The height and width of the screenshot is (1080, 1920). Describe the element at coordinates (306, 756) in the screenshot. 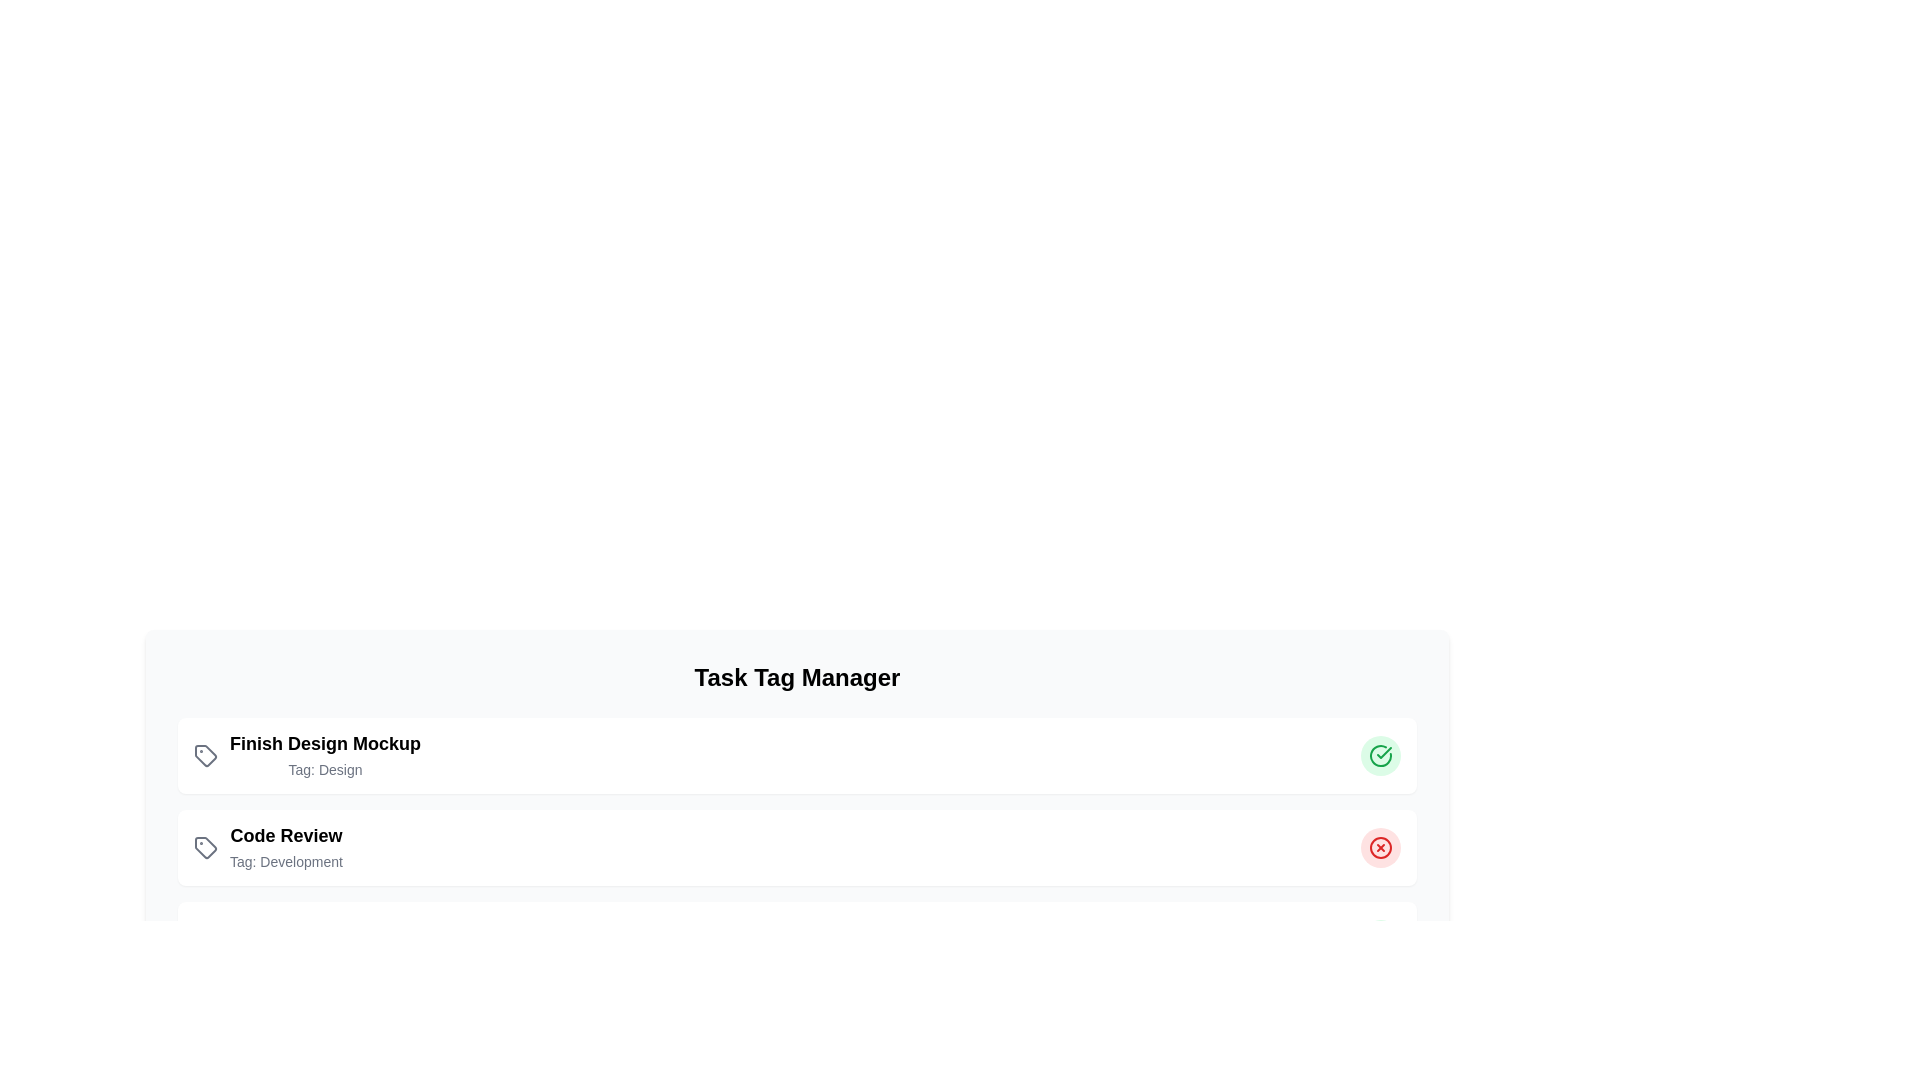

I see `the Task Entry Display element titled 'Finish Design Mockup' which includes the tag 'Design' and a tag icon, located at the upper left of the task entries list` at that location.